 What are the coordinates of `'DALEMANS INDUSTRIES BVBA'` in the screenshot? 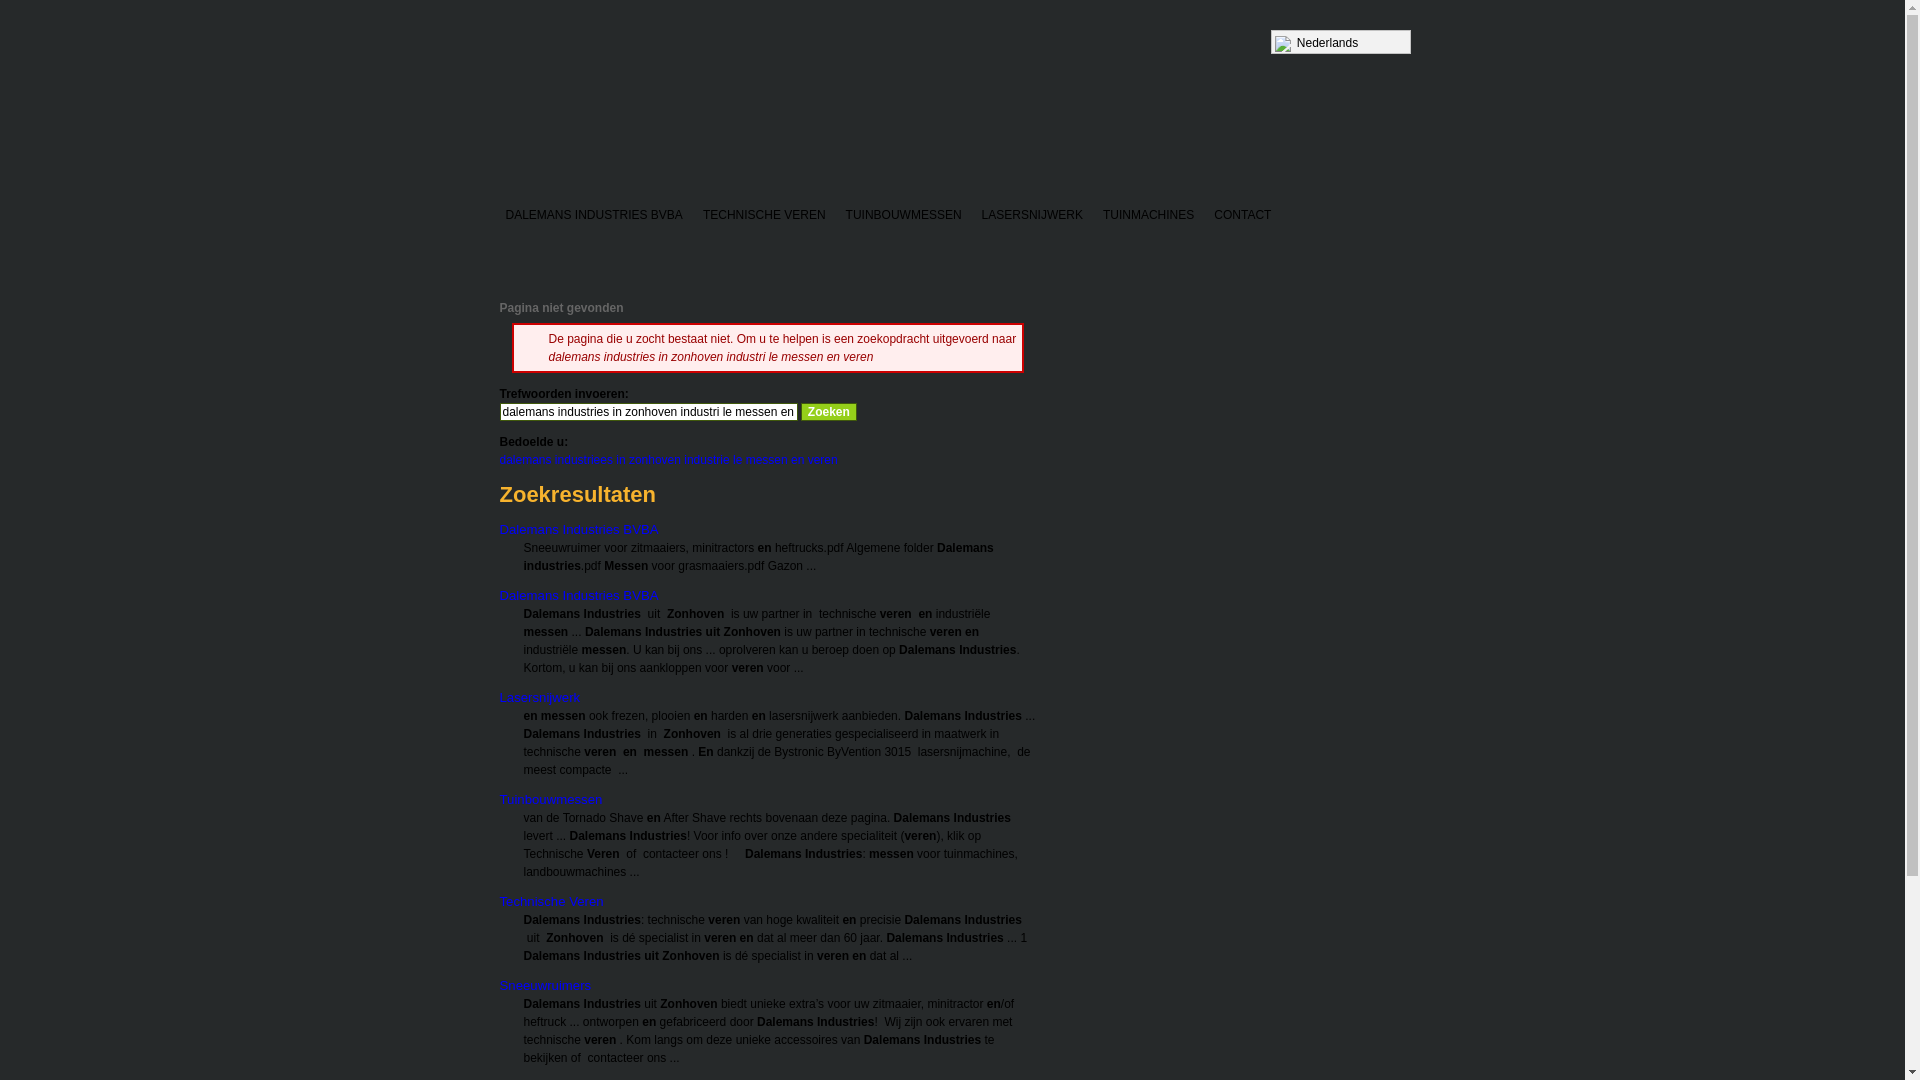 It's located at (593, 216).